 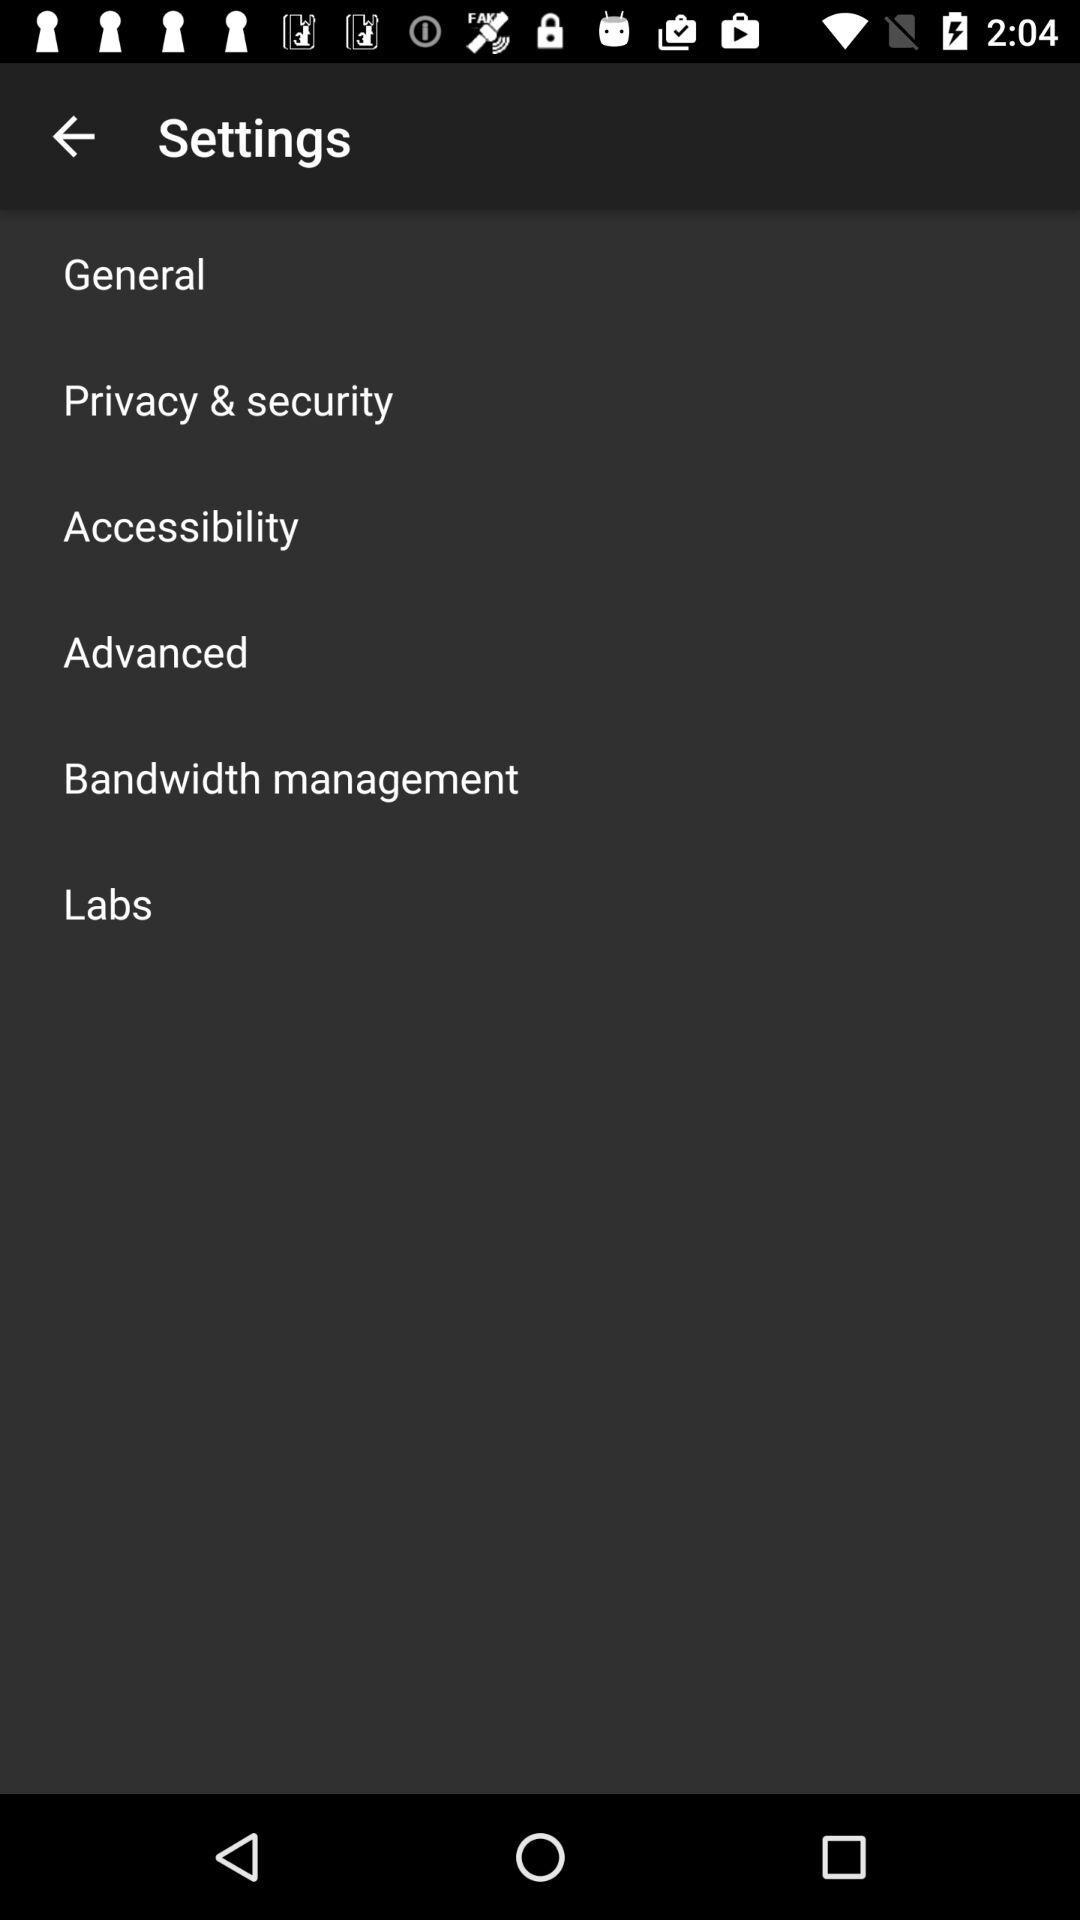 I want to click on app next to settings, so click(x=72, y=135).